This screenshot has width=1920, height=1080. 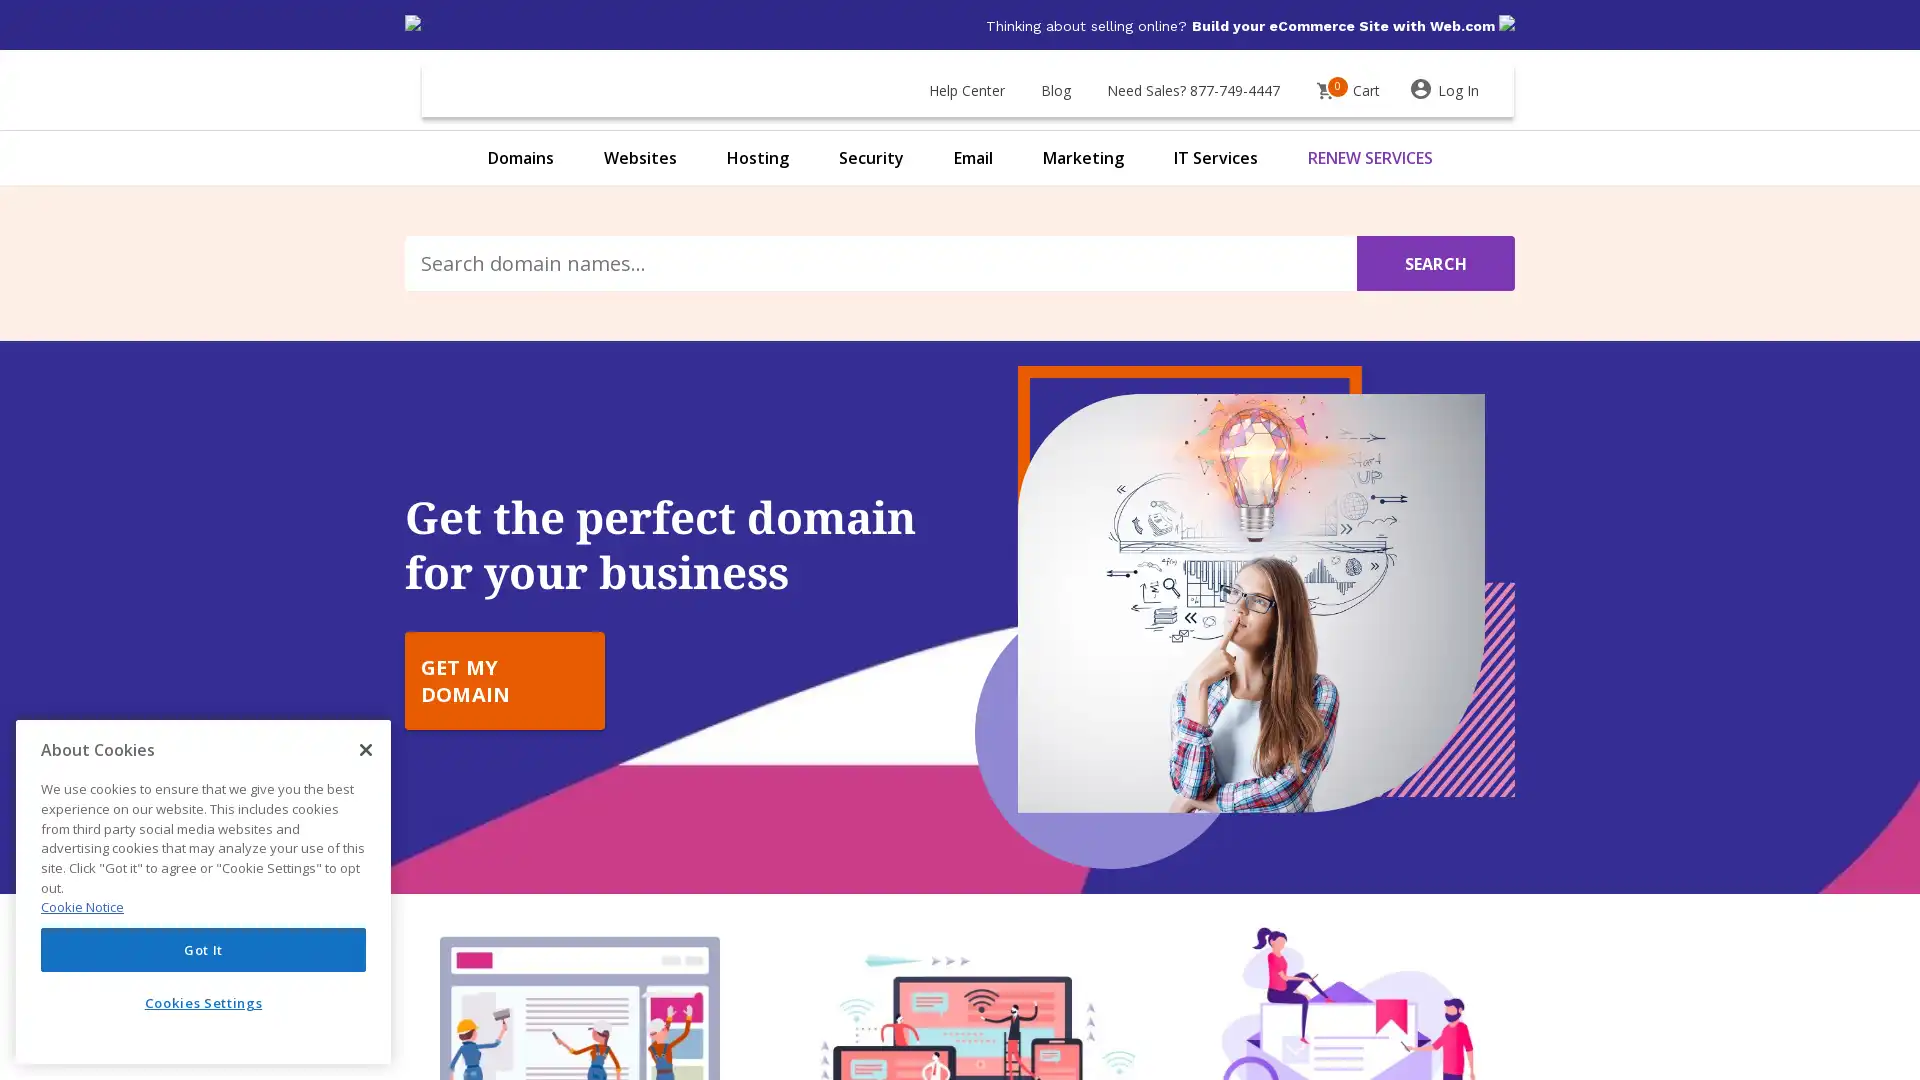 I want to click on SEARCH, so click(x=1434, y=262).